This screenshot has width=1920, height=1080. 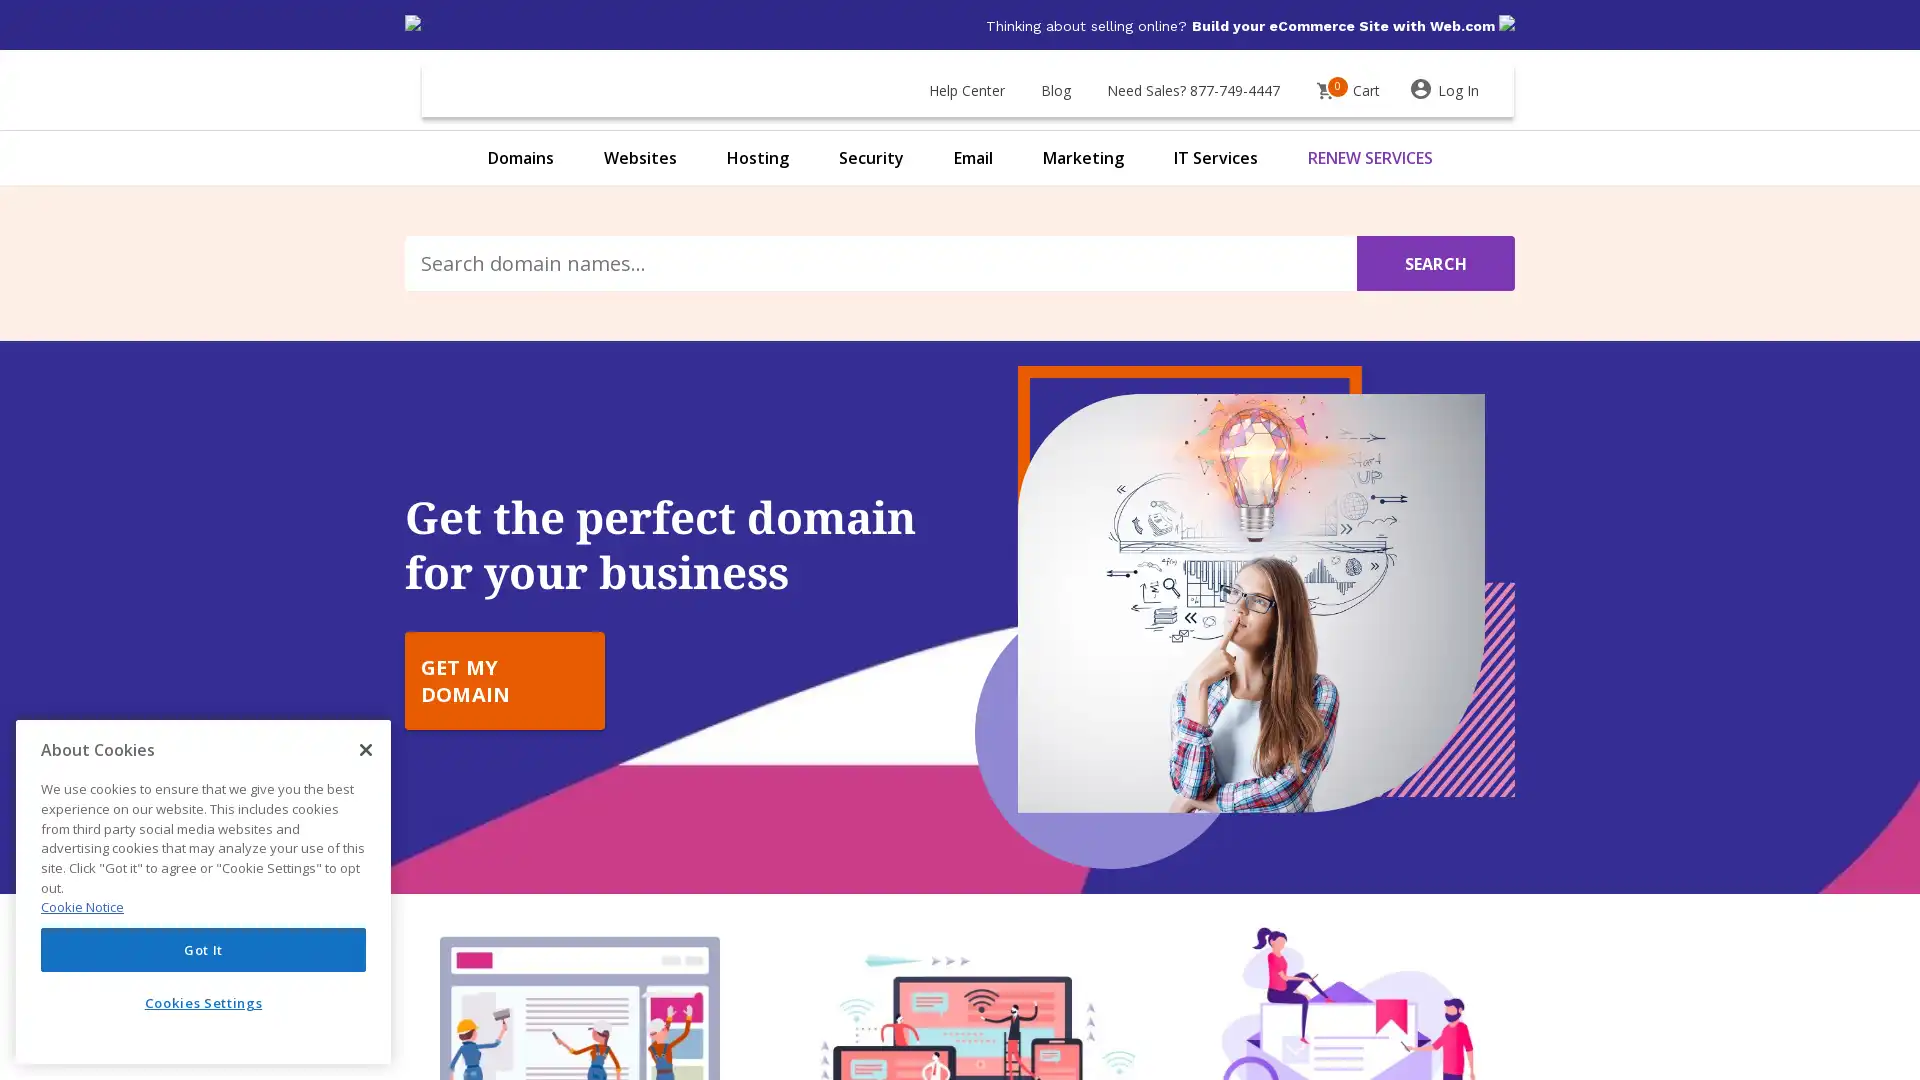 I want to click on SEARCH, so click(x=1434, y=262).